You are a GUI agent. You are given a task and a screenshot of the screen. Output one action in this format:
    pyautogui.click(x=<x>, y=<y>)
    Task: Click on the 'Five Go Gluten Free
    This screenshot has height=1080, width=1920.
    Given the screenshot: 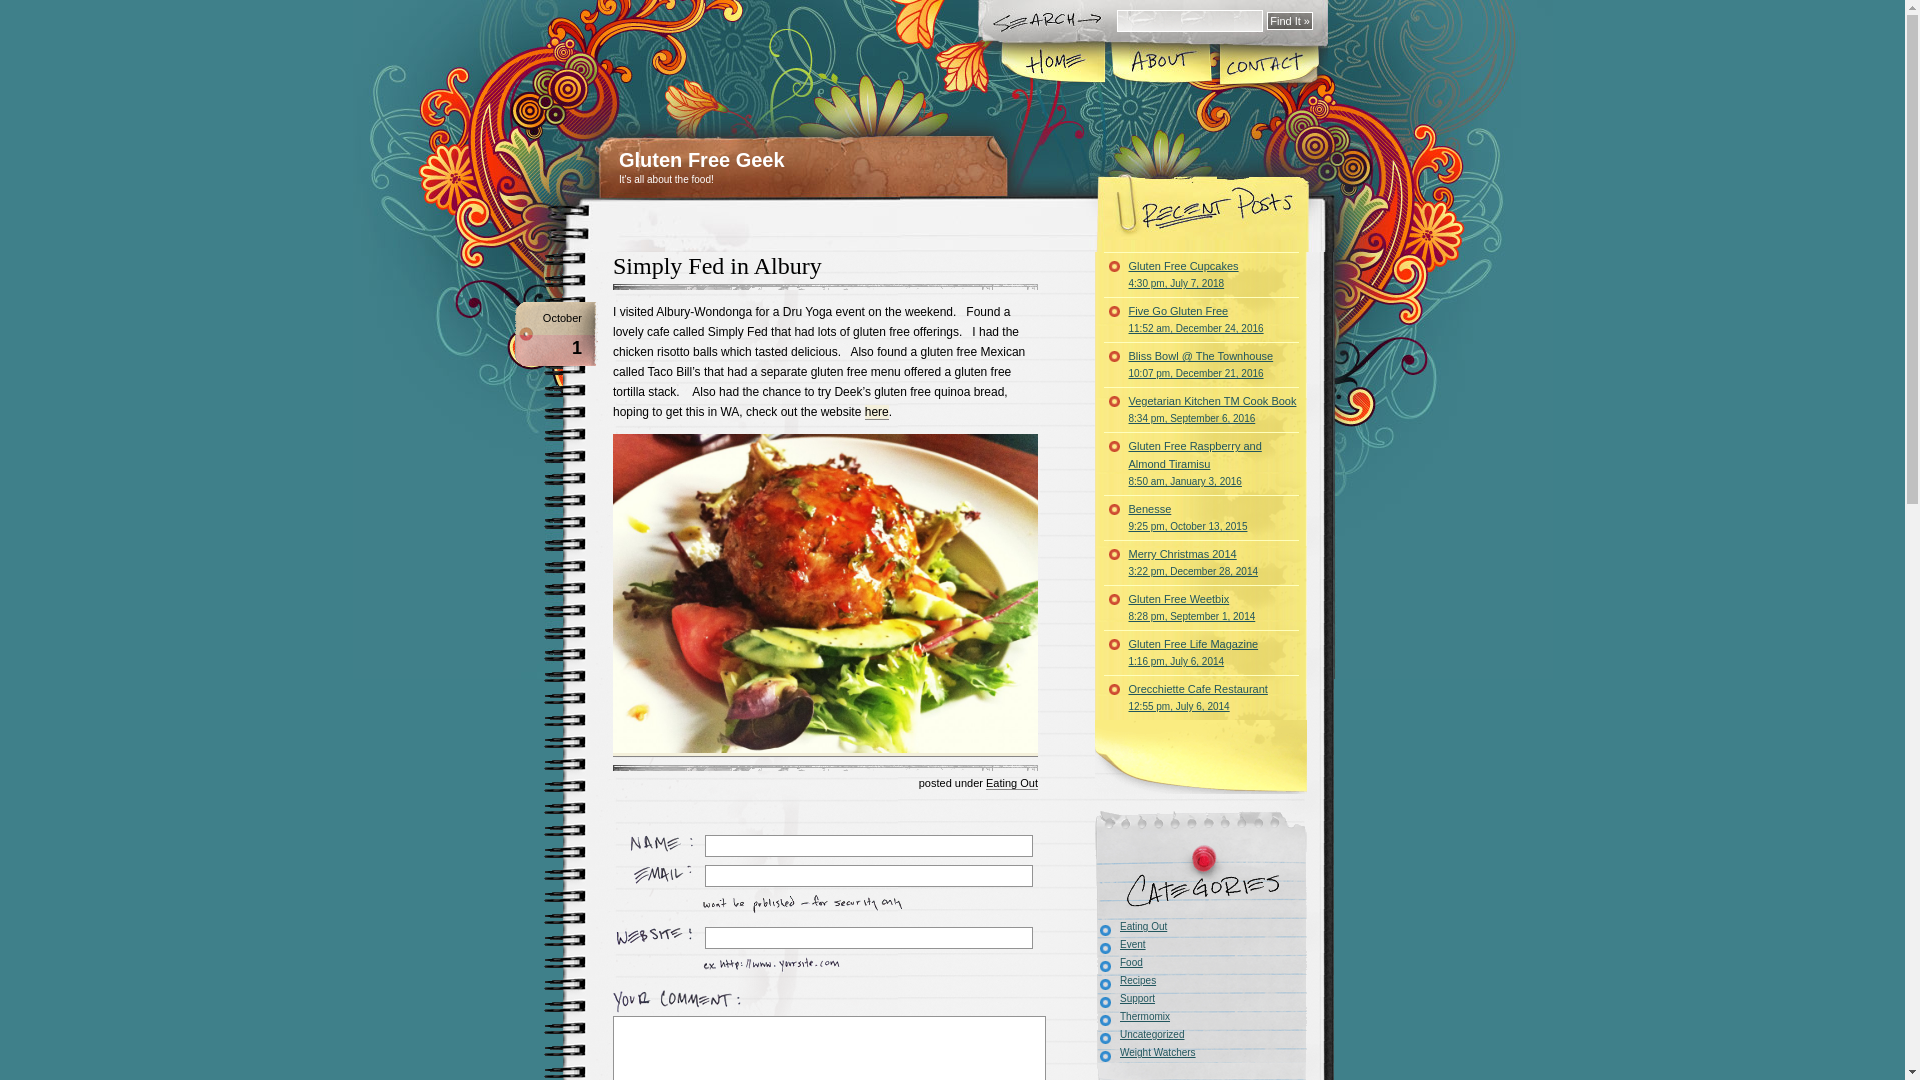 What is the action you would take?
    pyautogui.click(x=1200, y=318)
    